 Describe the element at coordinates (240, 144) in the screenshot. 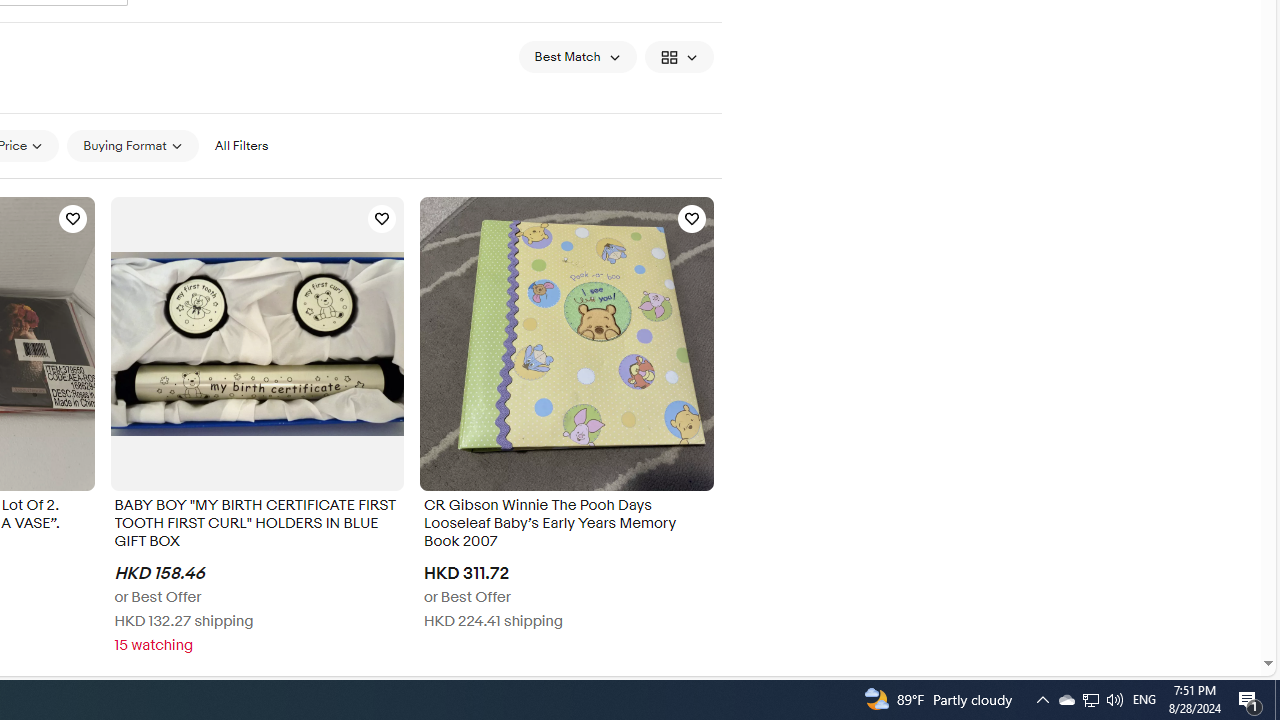

I see `'All Filters'` at that location.